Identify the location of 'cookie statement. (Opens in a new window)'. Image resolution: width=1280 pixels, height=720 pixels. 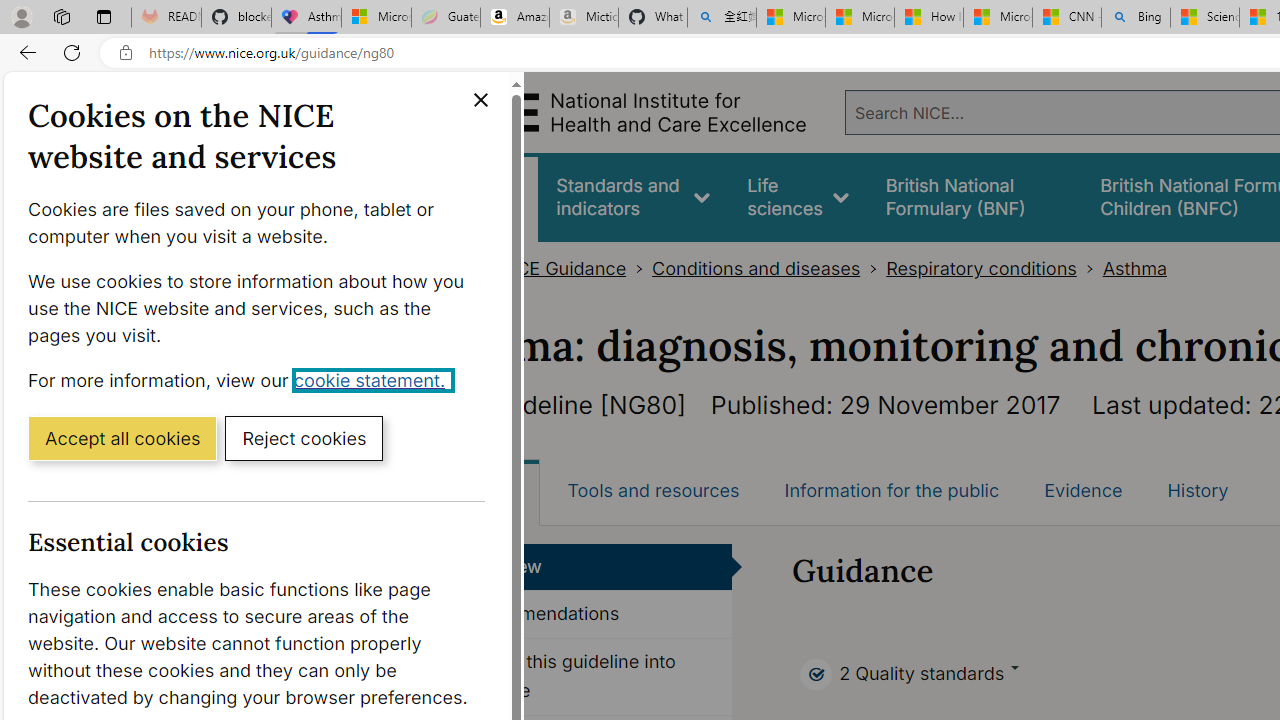
(373, 379).